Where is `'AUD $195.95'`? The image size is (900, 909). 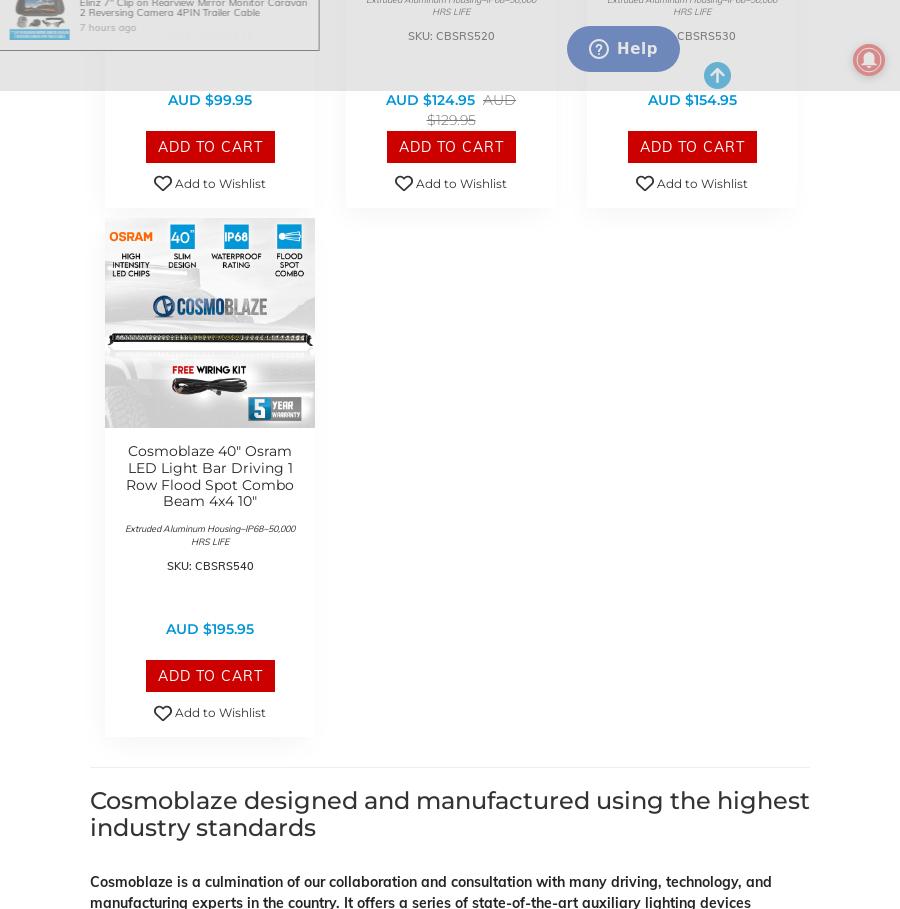
'AUD $195.95' is located at coordinates (209, 629).